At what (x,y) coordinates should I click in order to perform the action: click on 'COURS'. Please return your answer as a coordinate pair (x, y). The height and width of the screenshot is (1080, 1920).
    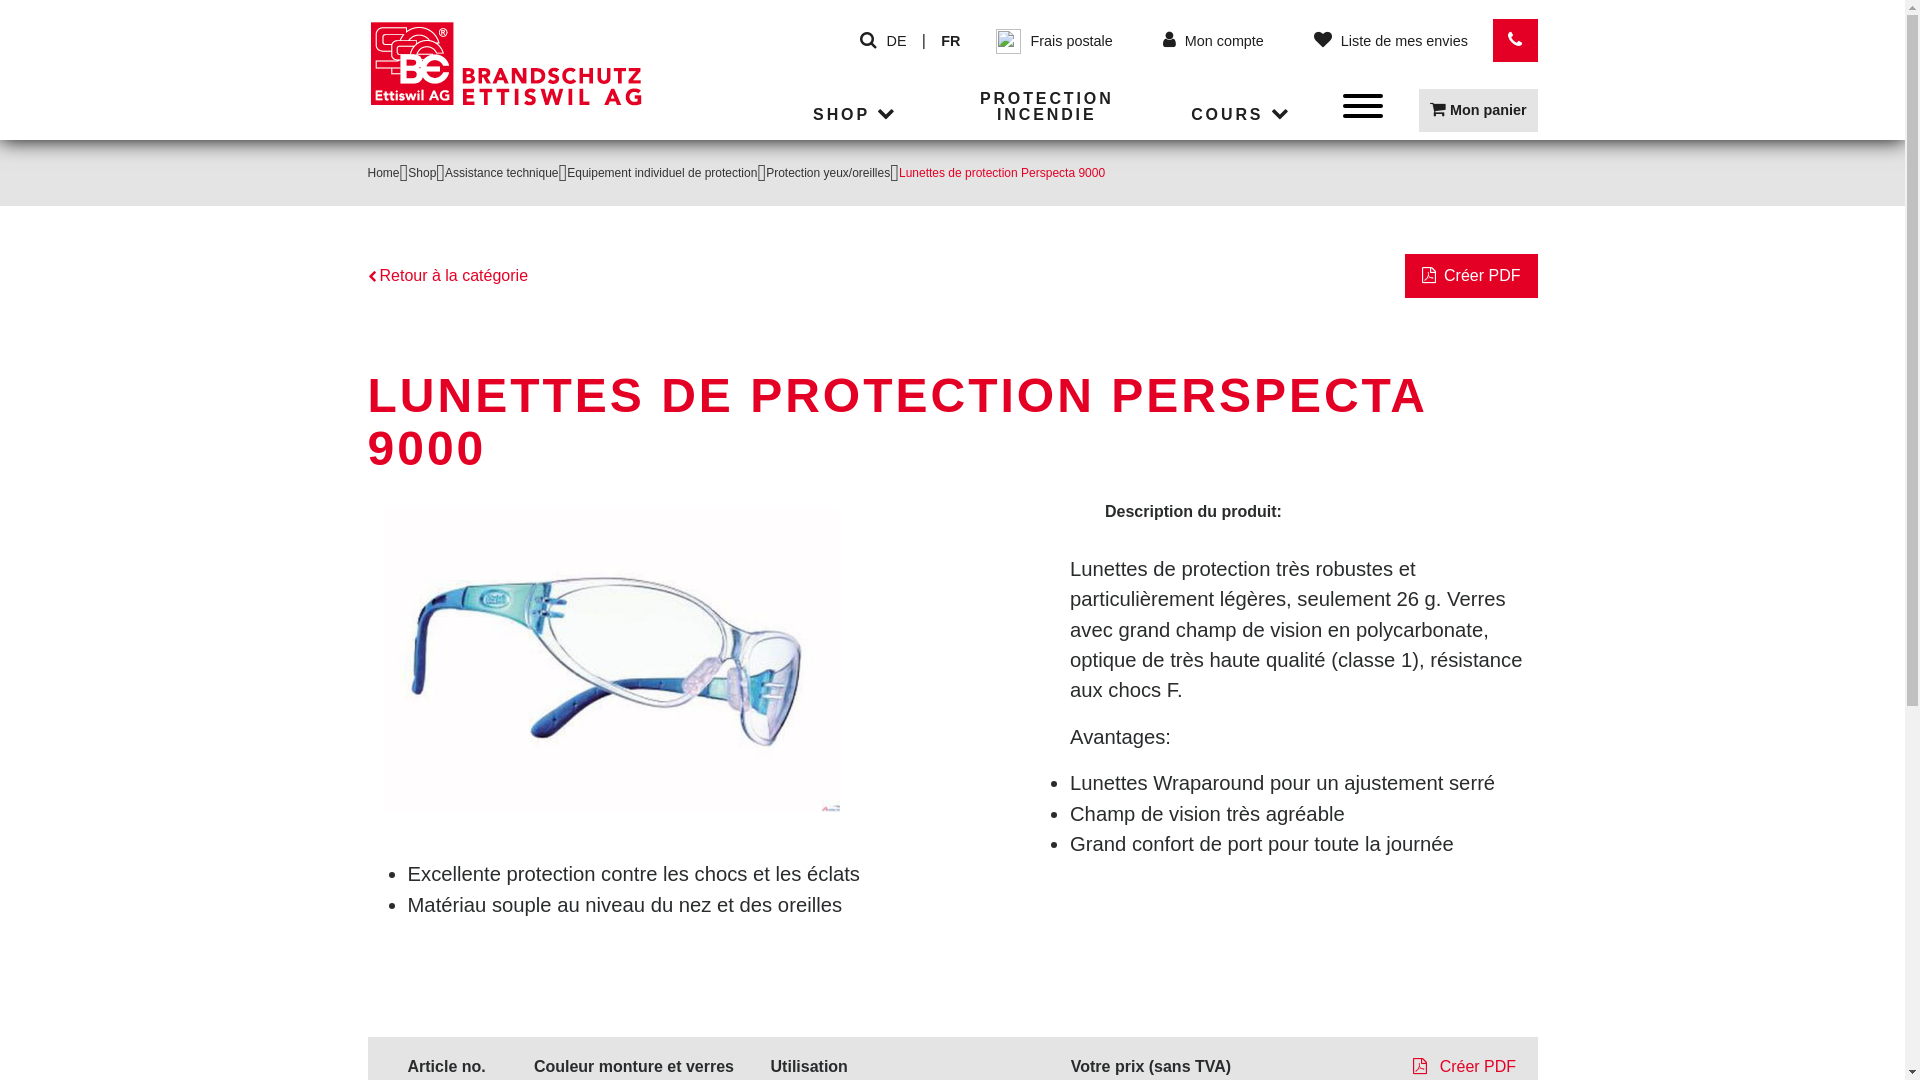
    Looking at the image, I should click on (1242, 115).